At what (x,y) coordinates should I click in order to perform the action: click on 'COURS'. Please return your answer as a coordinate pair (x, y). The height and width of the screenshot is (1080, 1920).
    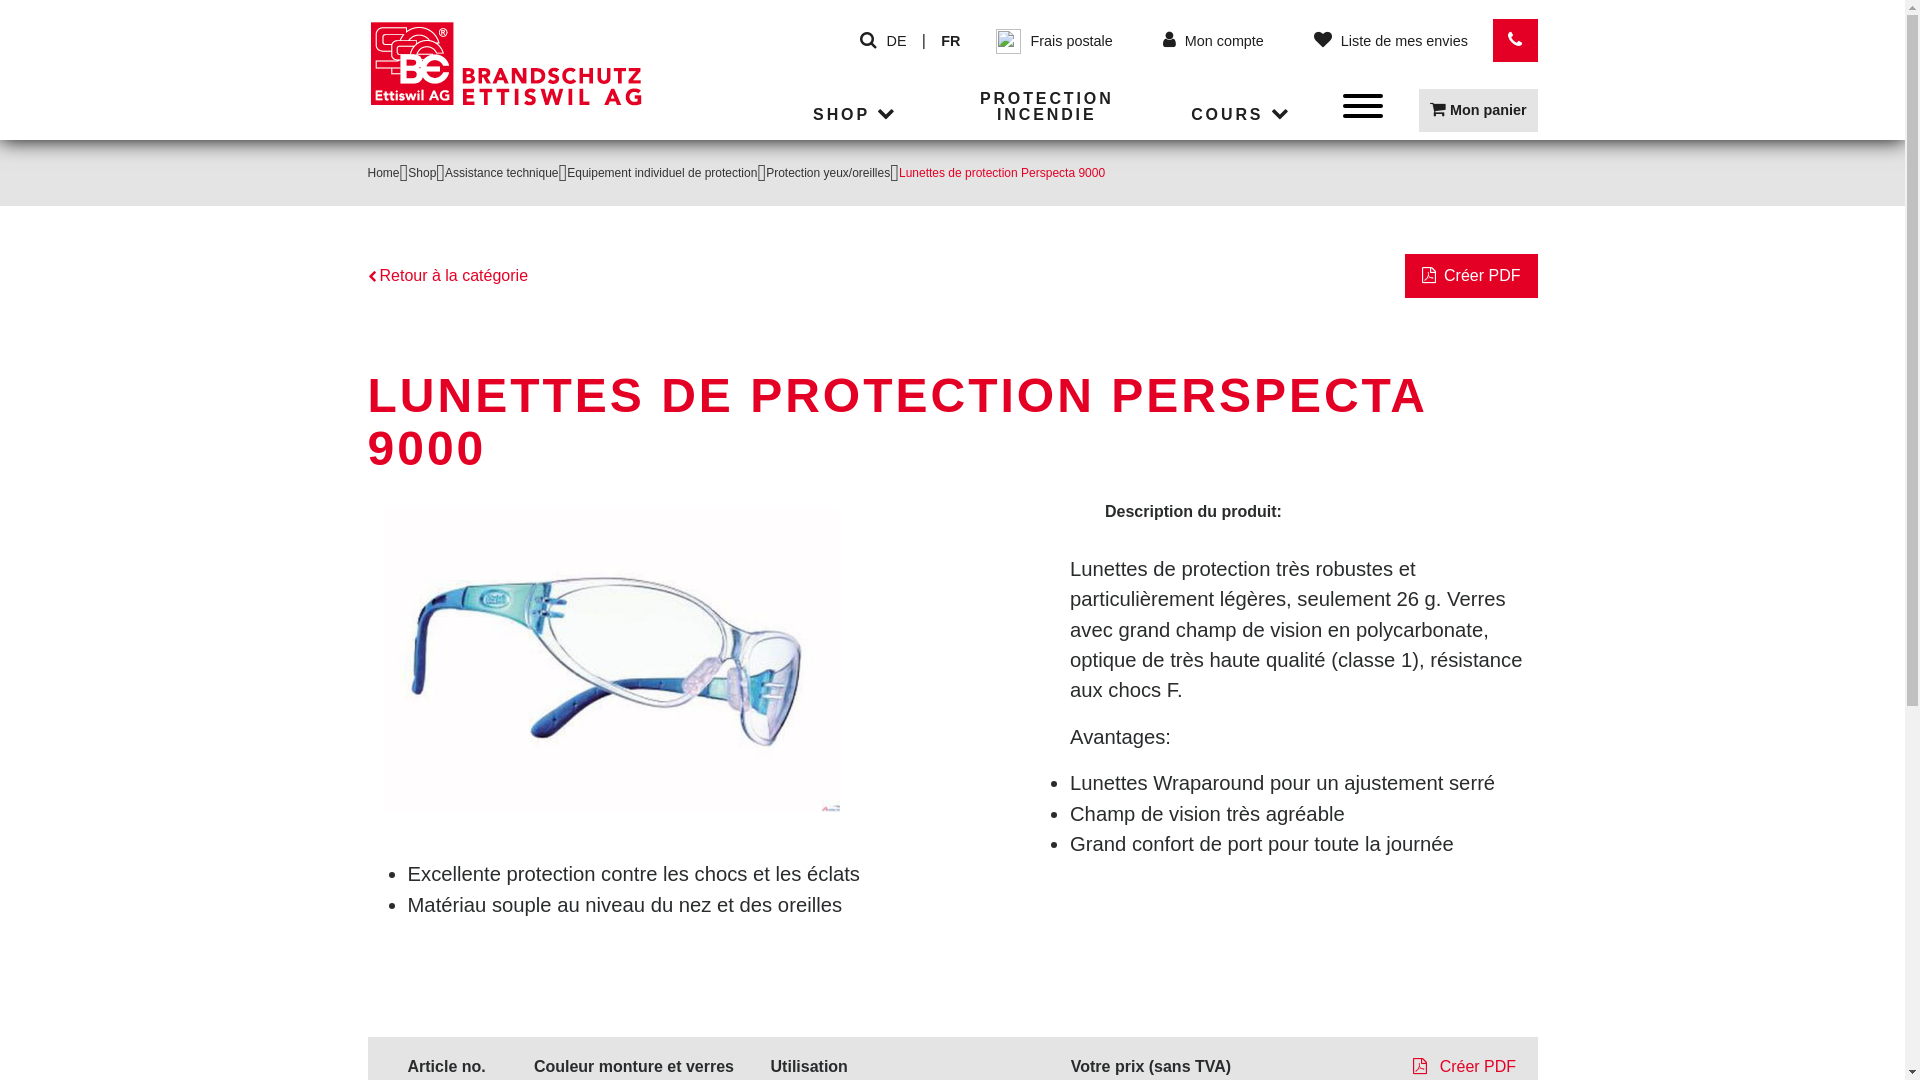
    Looking at the image, I should click on (1242, 115).